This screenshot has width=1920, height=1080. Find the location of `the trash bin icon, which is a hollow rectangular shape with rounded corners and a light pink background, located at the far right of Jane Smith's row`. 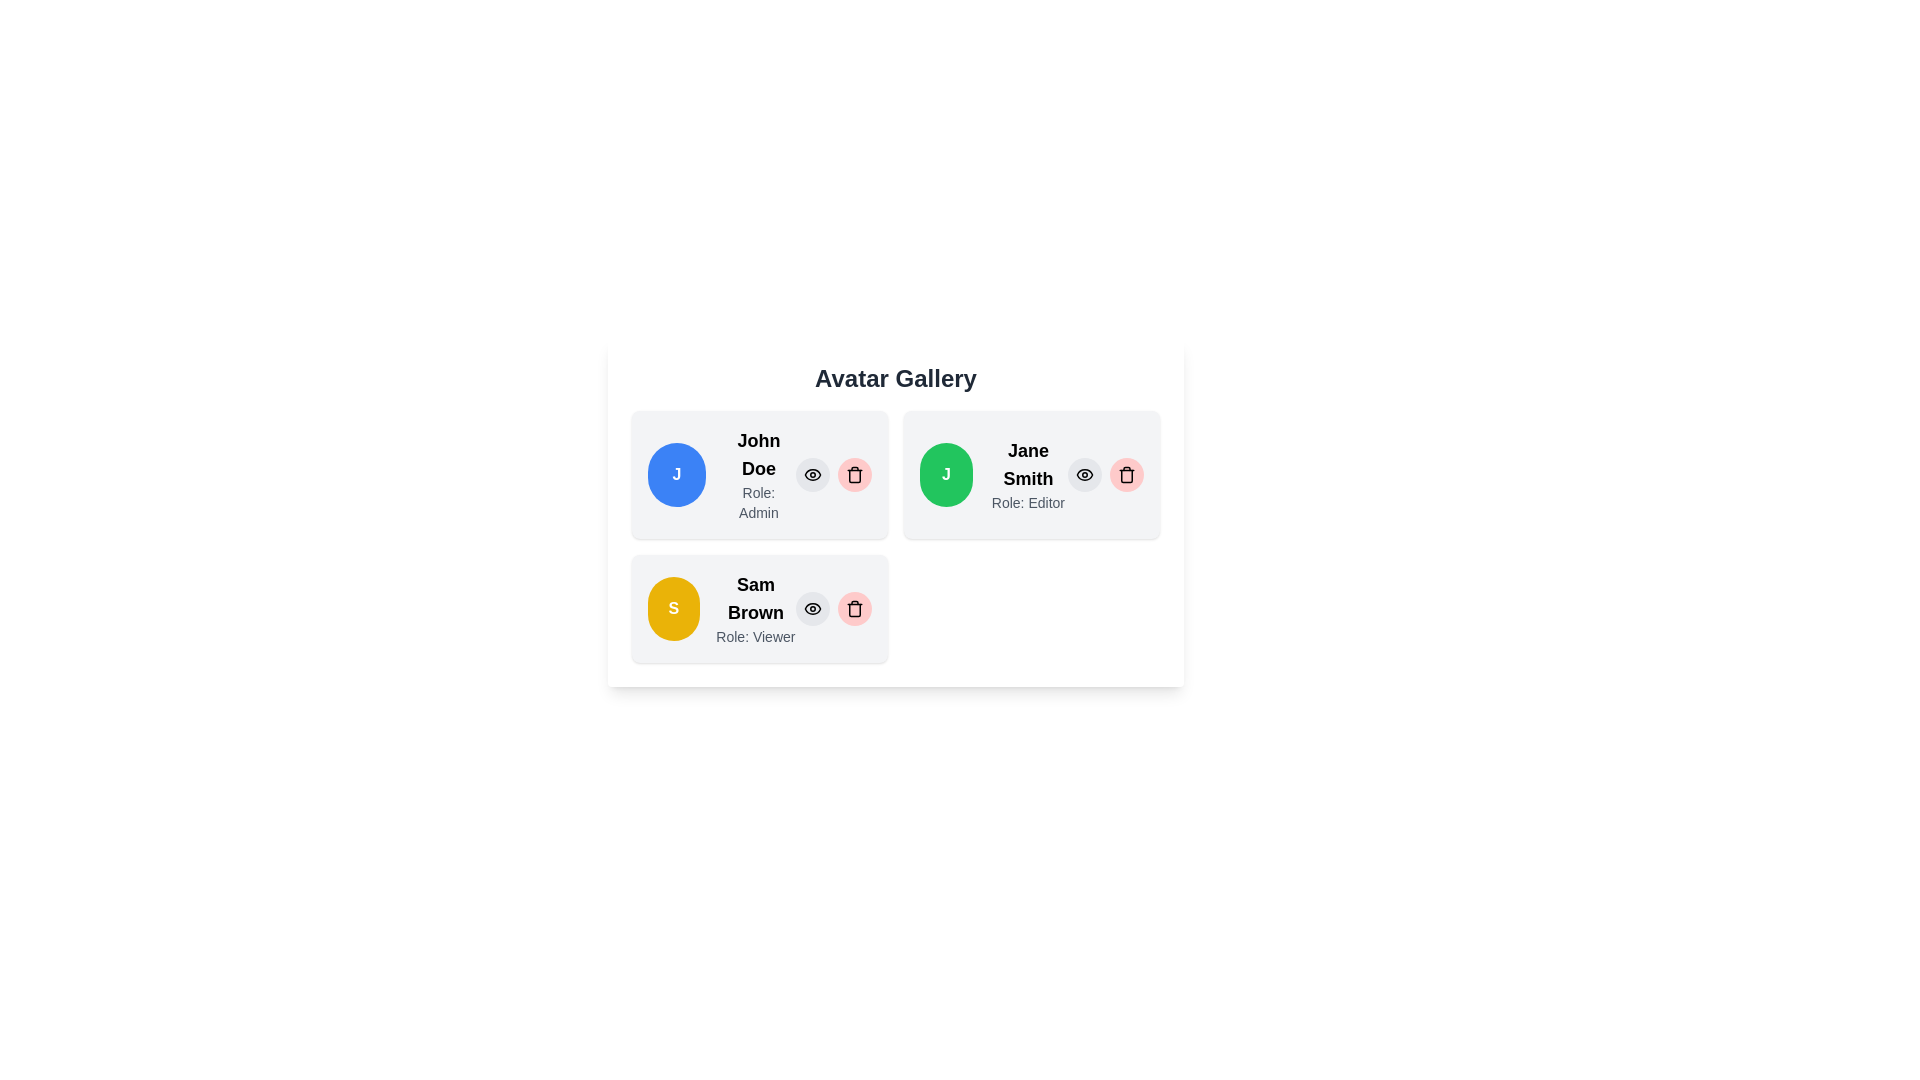

the trash bin icon, which is a hollow rectangular shape with rounded corners and a light pink background, located at the far right of Jane Smith's row is located at coordinates (1127, 476).